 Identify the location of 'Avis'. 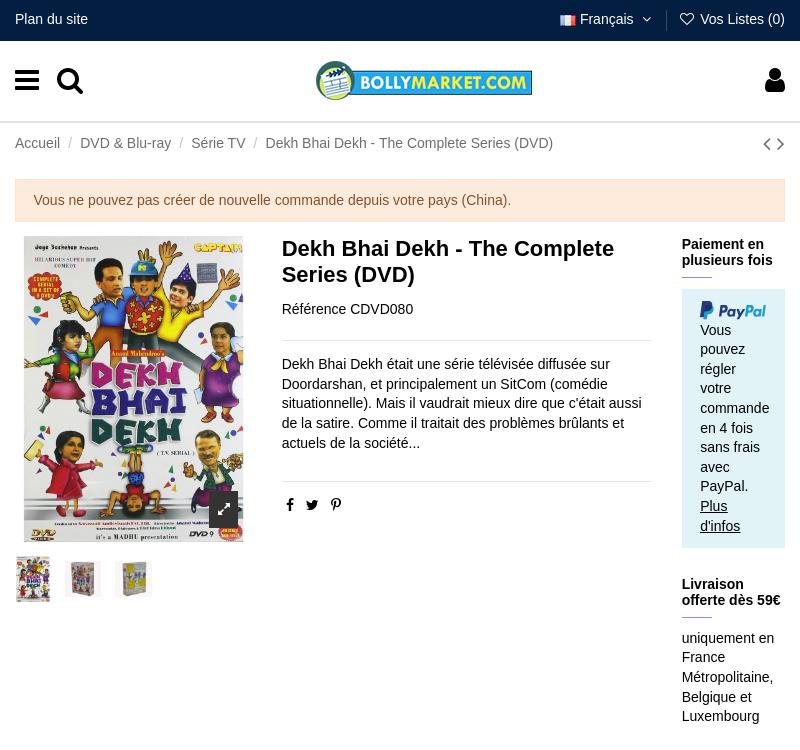
(14, 263).